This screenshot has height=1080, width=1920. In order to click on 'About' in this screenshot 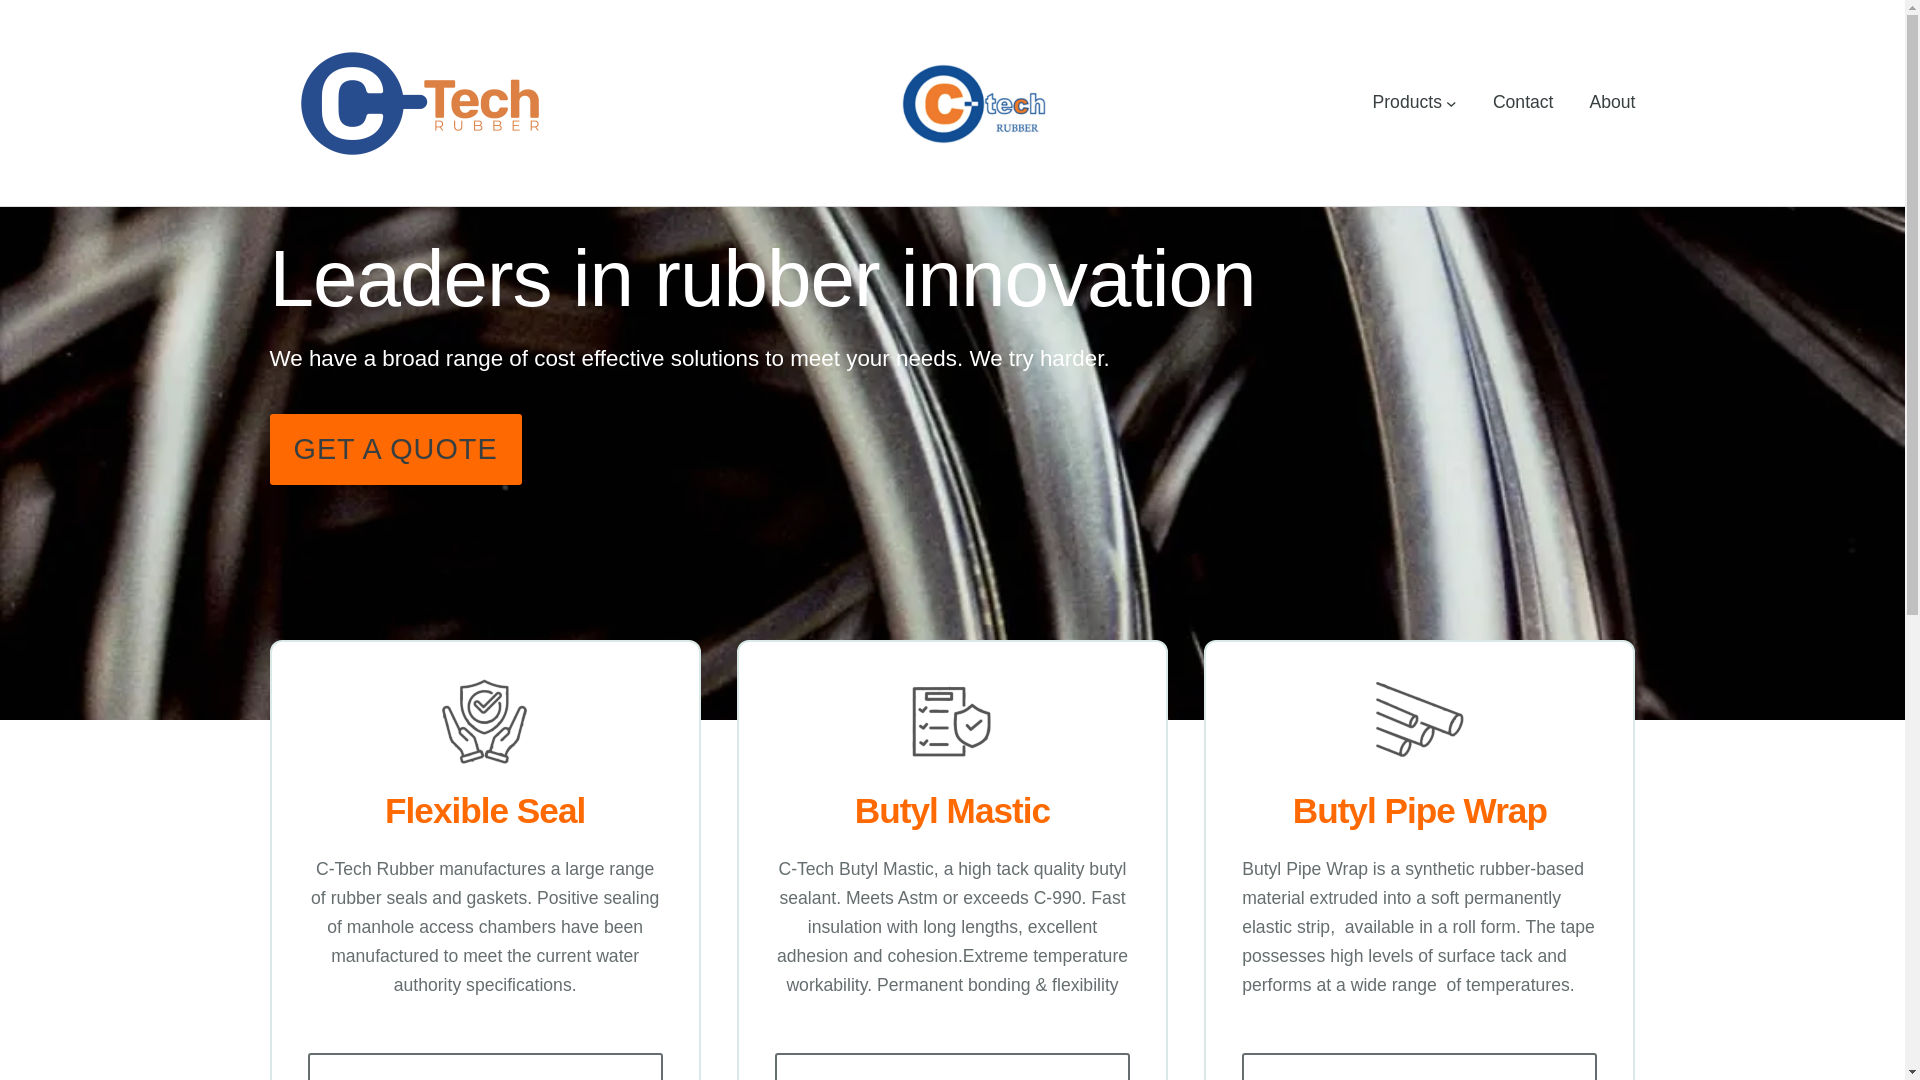, I will do `click(1612, 102)`.